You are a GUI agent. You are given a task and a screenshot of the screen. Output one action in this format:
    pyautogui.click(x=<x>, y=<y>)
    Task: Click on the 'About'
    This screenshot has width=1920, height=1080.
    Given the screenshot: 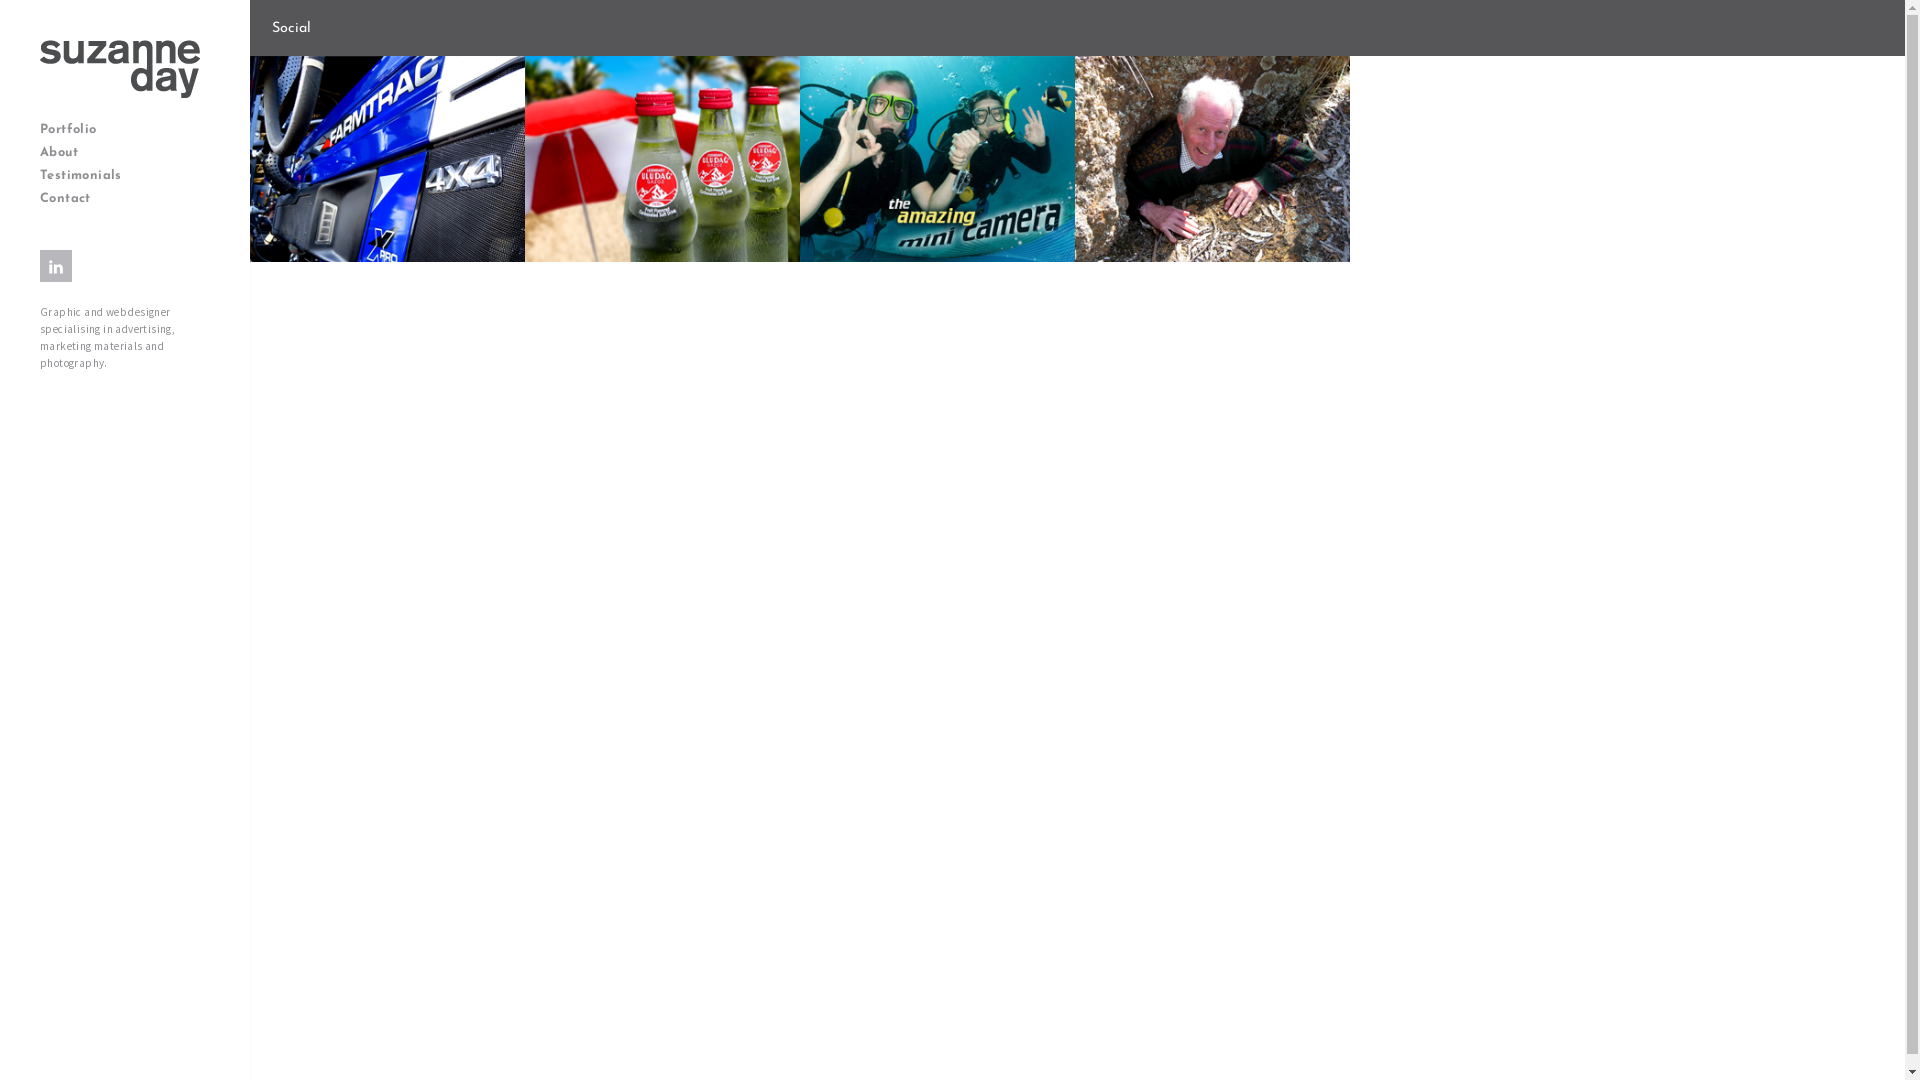 What is the action you would take?
    pyautogui.click(x=126, y=151)
    